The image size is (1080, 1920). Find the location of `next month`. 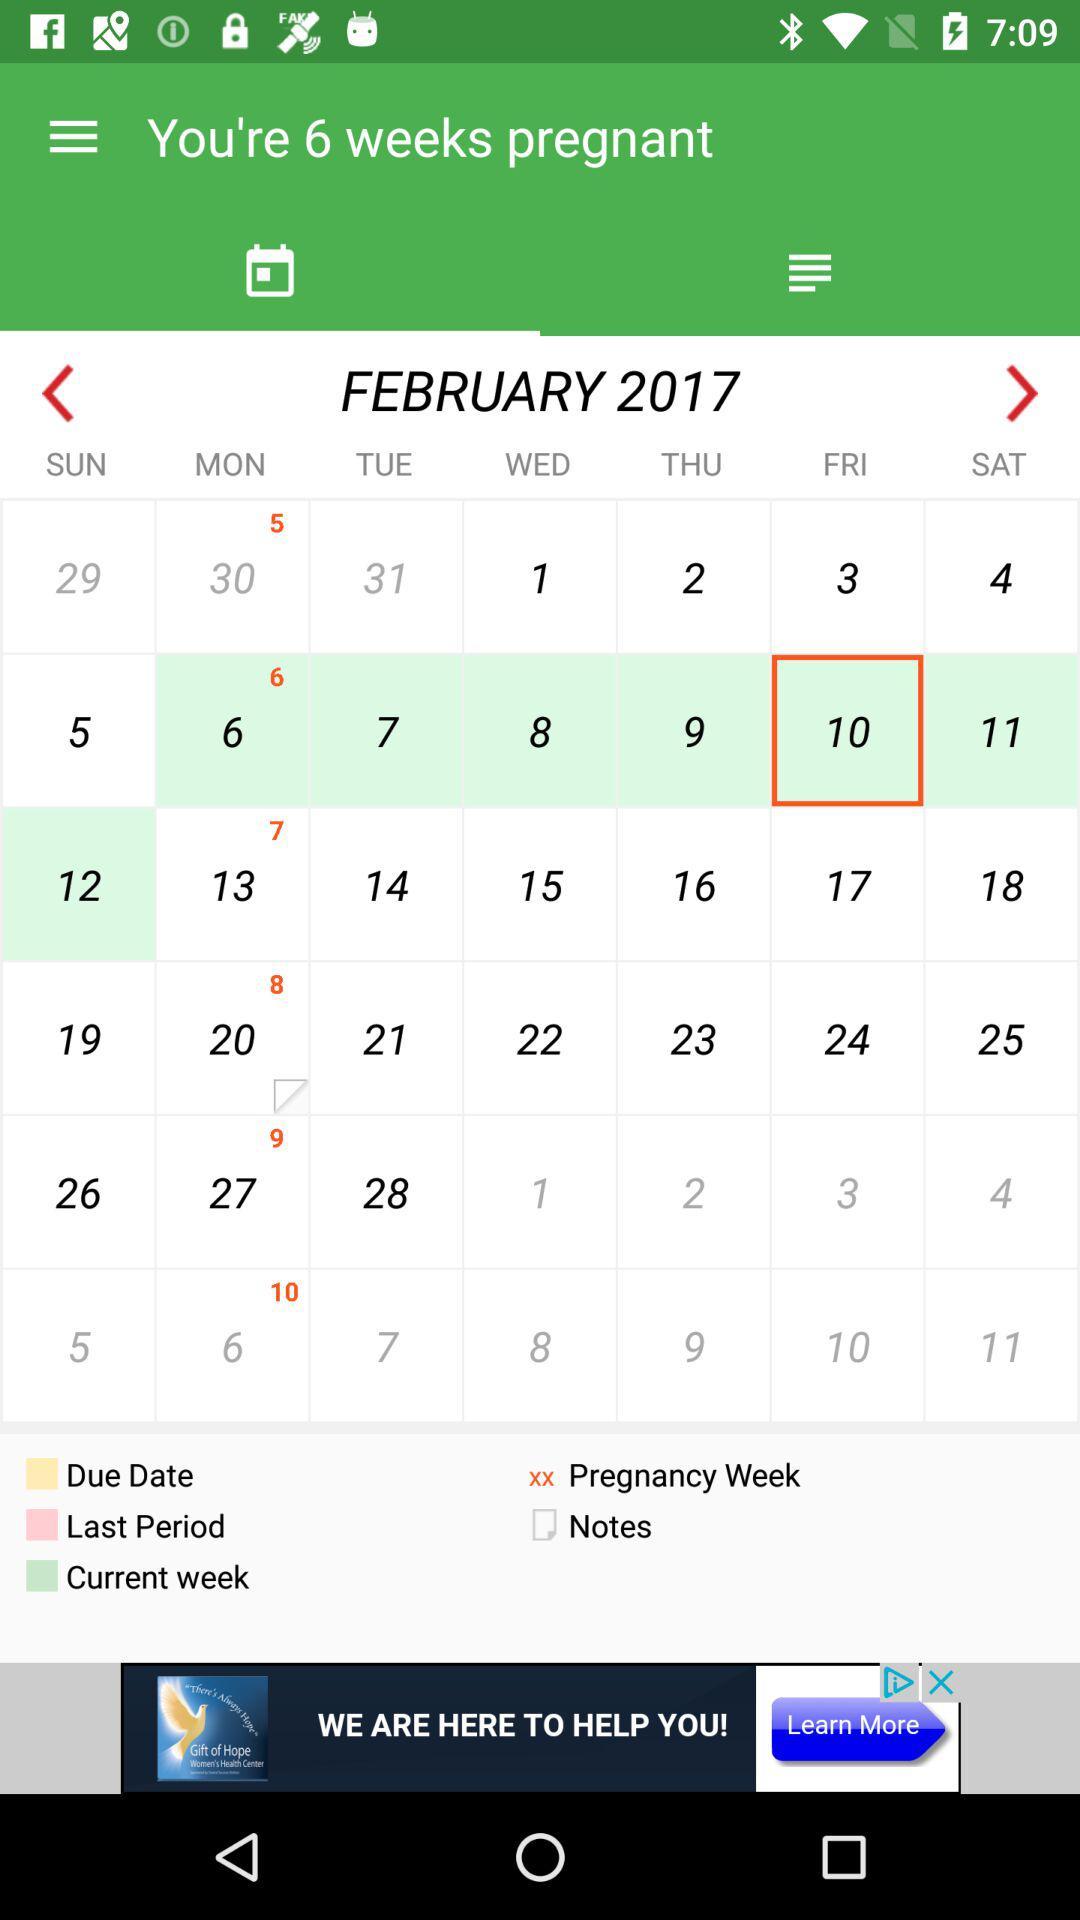

next month is located at coordinates (1022, 393).